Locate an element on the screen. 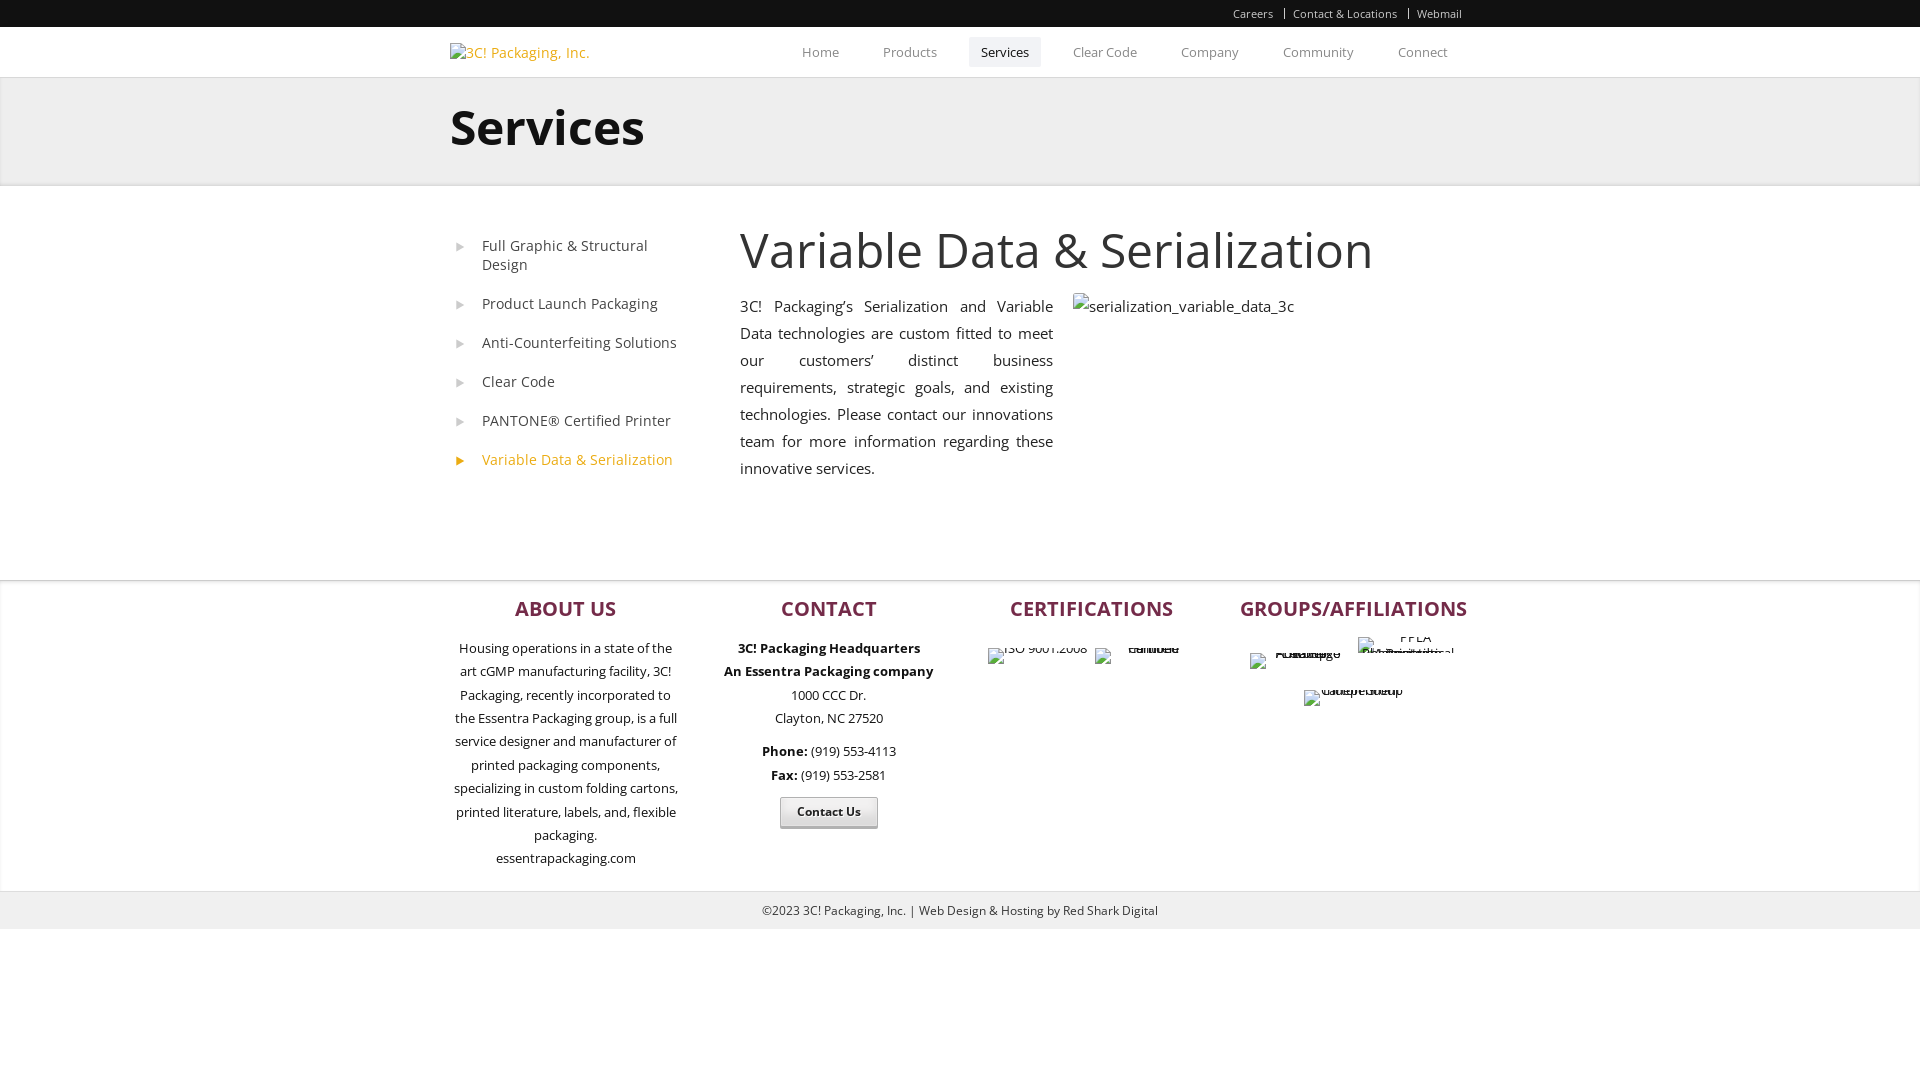 The width and height of the screenshot is (1920, 1080). 'Independent Carton Group' is located at coordinates (1304, 697).